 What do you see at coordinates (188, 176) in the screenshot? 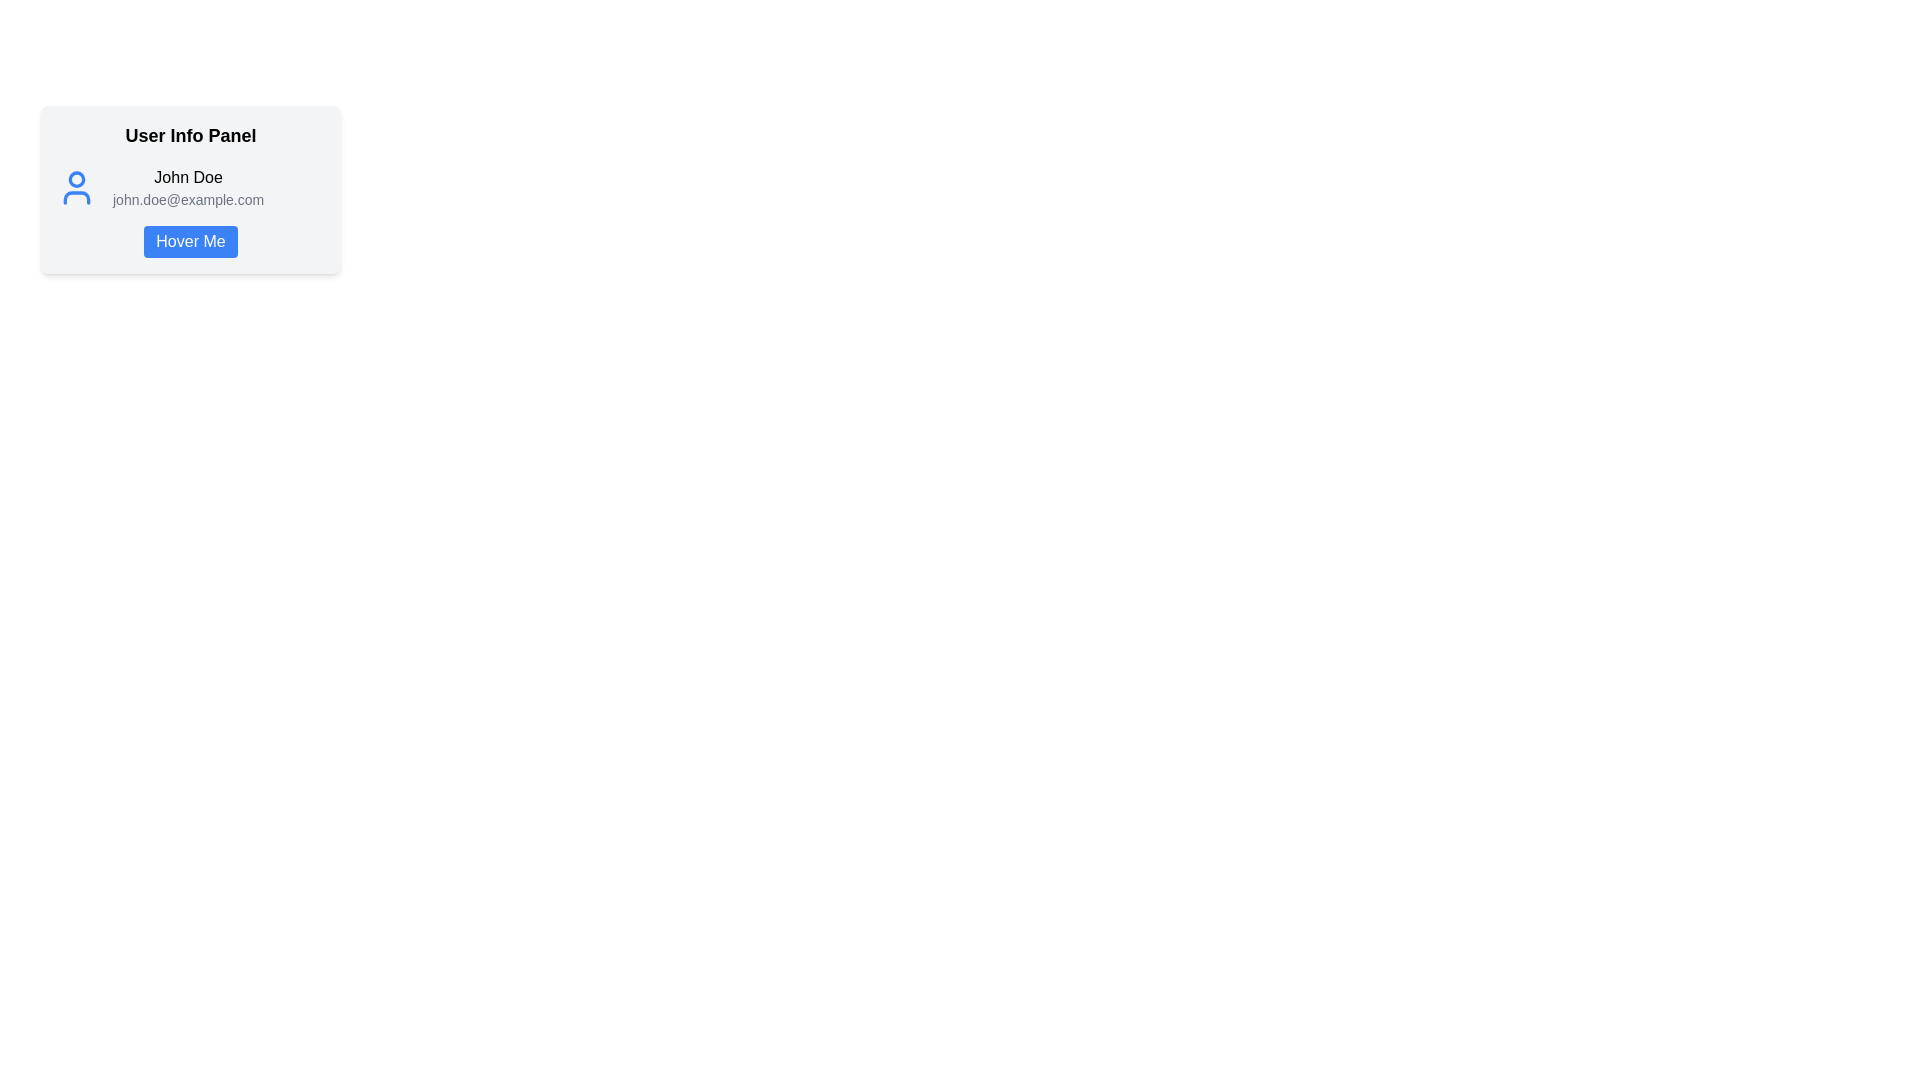
I see `the text element displaying the name 'John Doe', which is in bold and medium-sized font located in the upper left portion of a user information panel` at bounding box center [188, 176].